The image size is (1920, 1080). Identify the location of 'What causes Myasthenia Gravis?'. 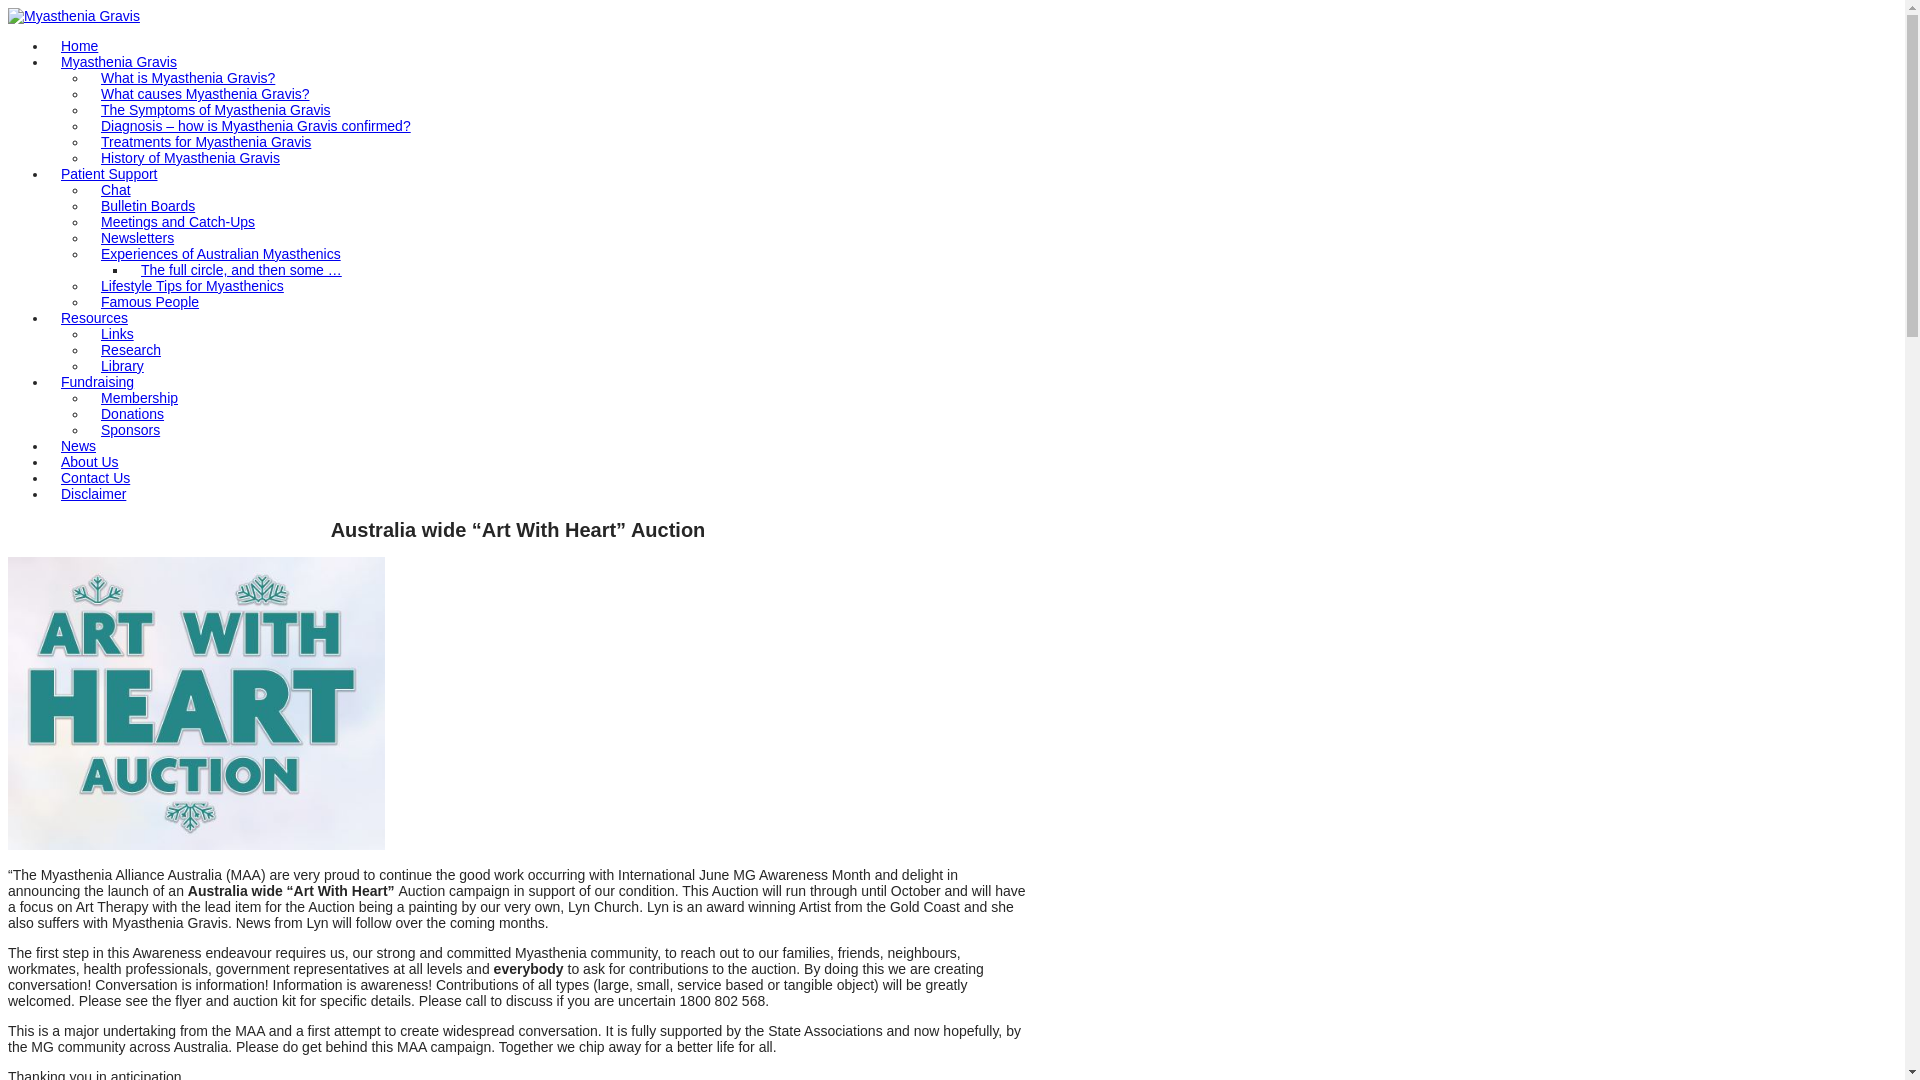
(205, 93).